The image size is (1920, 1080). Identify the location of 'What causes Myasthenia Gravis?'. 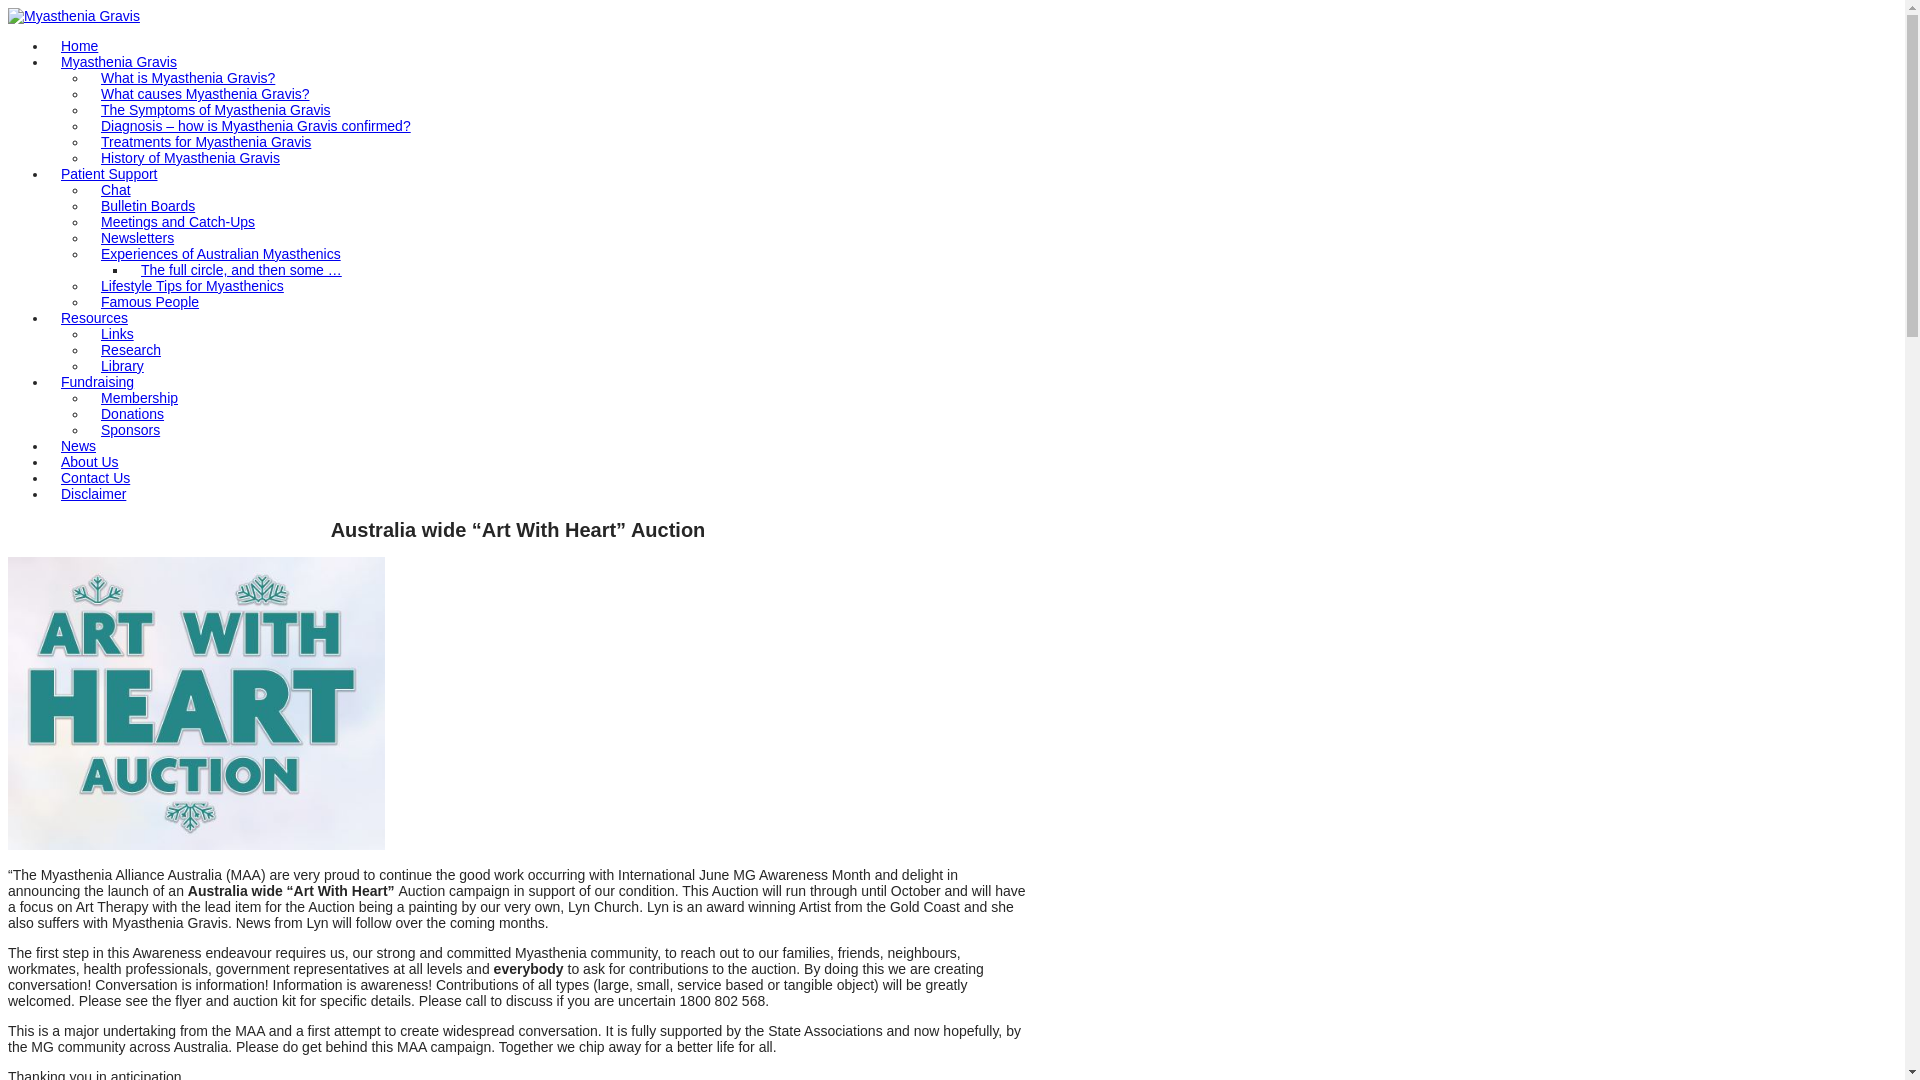
(205, 93).